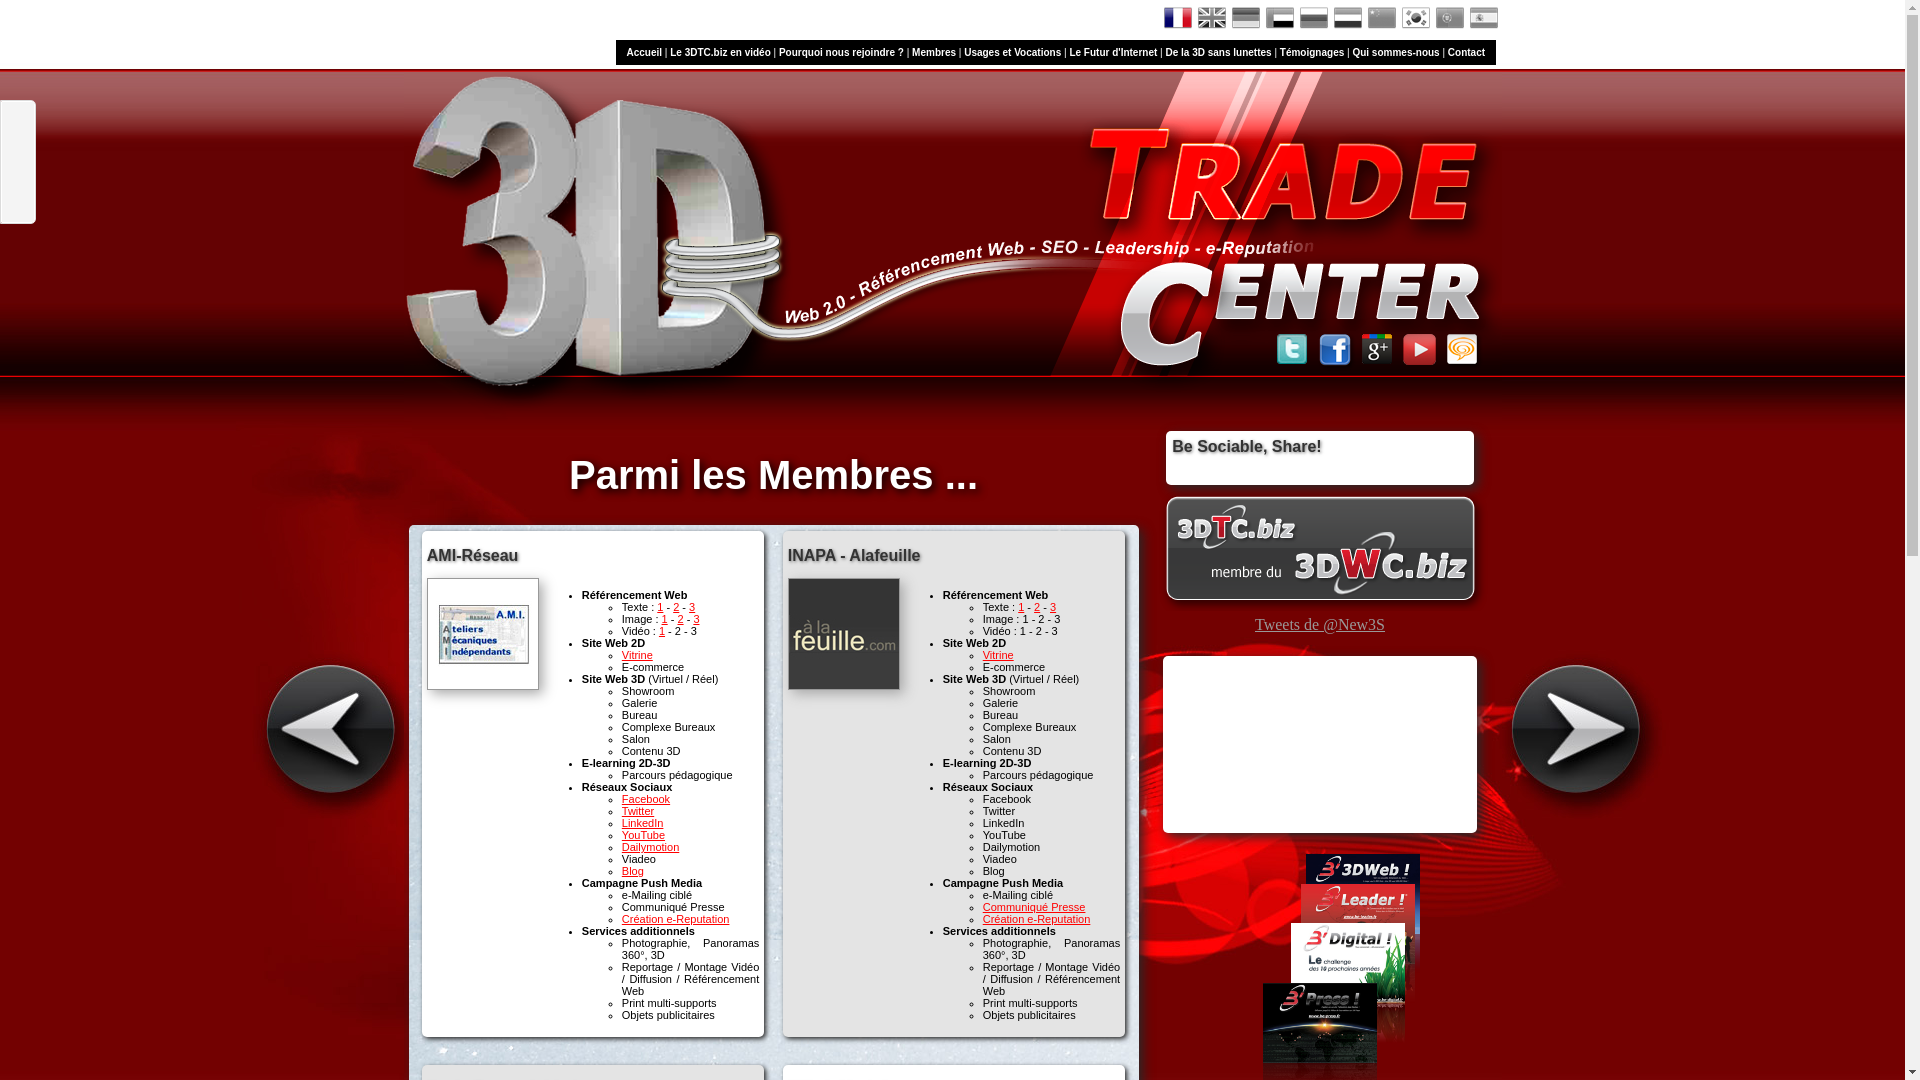 The width and height of the screenshot is (1920, 1080). What do you see at coordinates (1012, 51) in the screenshot?
I see `'Usages et Vocations'` at bounding box center [1012, 51].